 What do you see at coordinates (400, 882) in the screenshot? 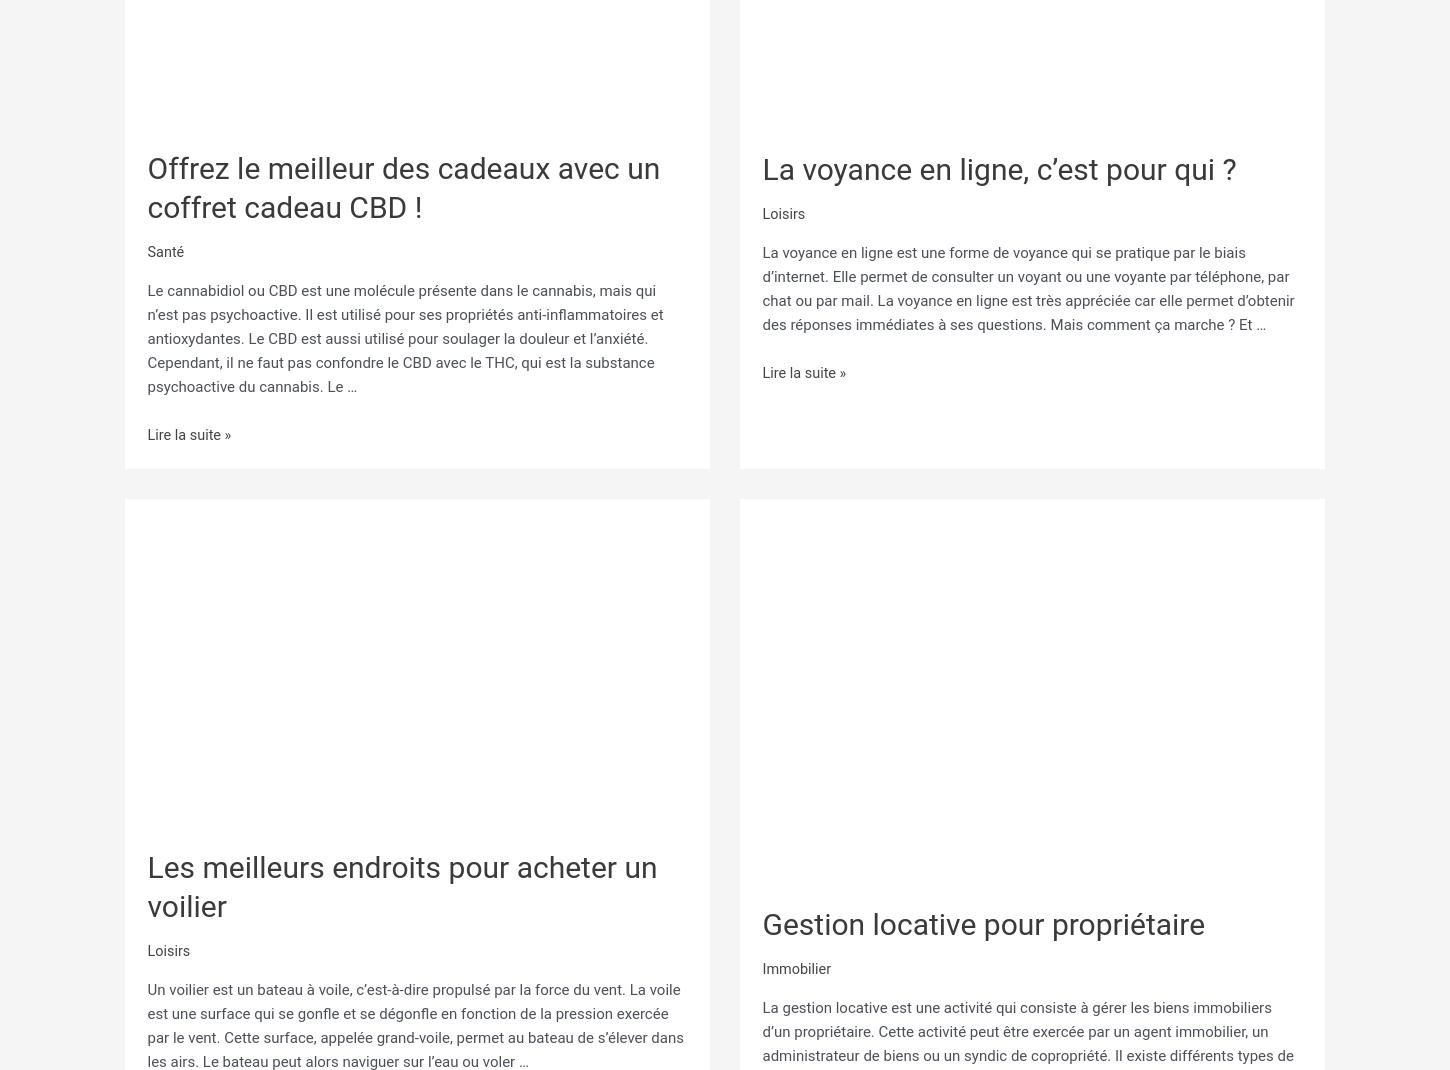
I see `'Les meilleurs endroits pour acheter un voilier'` at bounding box center [400, 882].